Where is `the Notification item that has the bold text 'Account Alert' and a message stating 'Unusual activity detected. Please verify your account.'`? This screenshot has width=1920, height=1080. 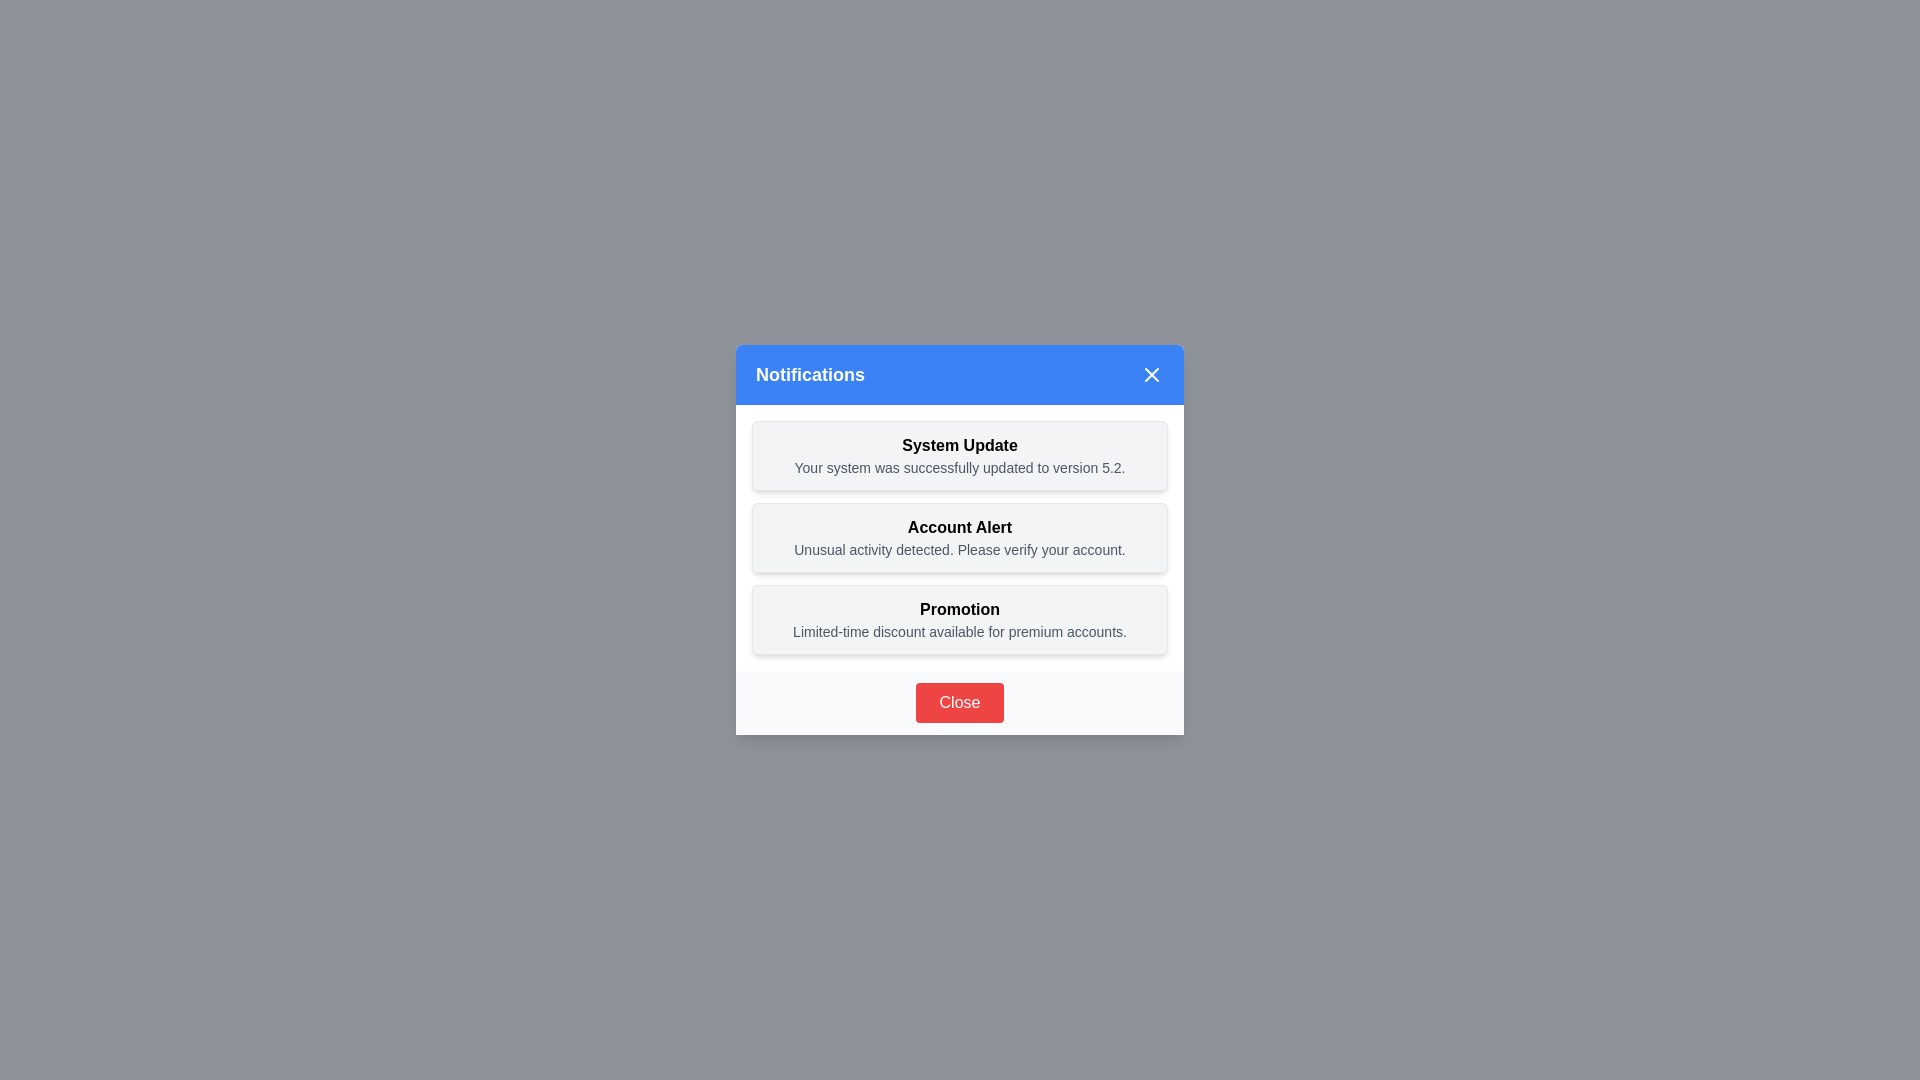
the Notification item that has the bold text 'Account Alert' and a message stating 'Unusual activity detected. Please verify your account.' is located at coordinates (960, 540).